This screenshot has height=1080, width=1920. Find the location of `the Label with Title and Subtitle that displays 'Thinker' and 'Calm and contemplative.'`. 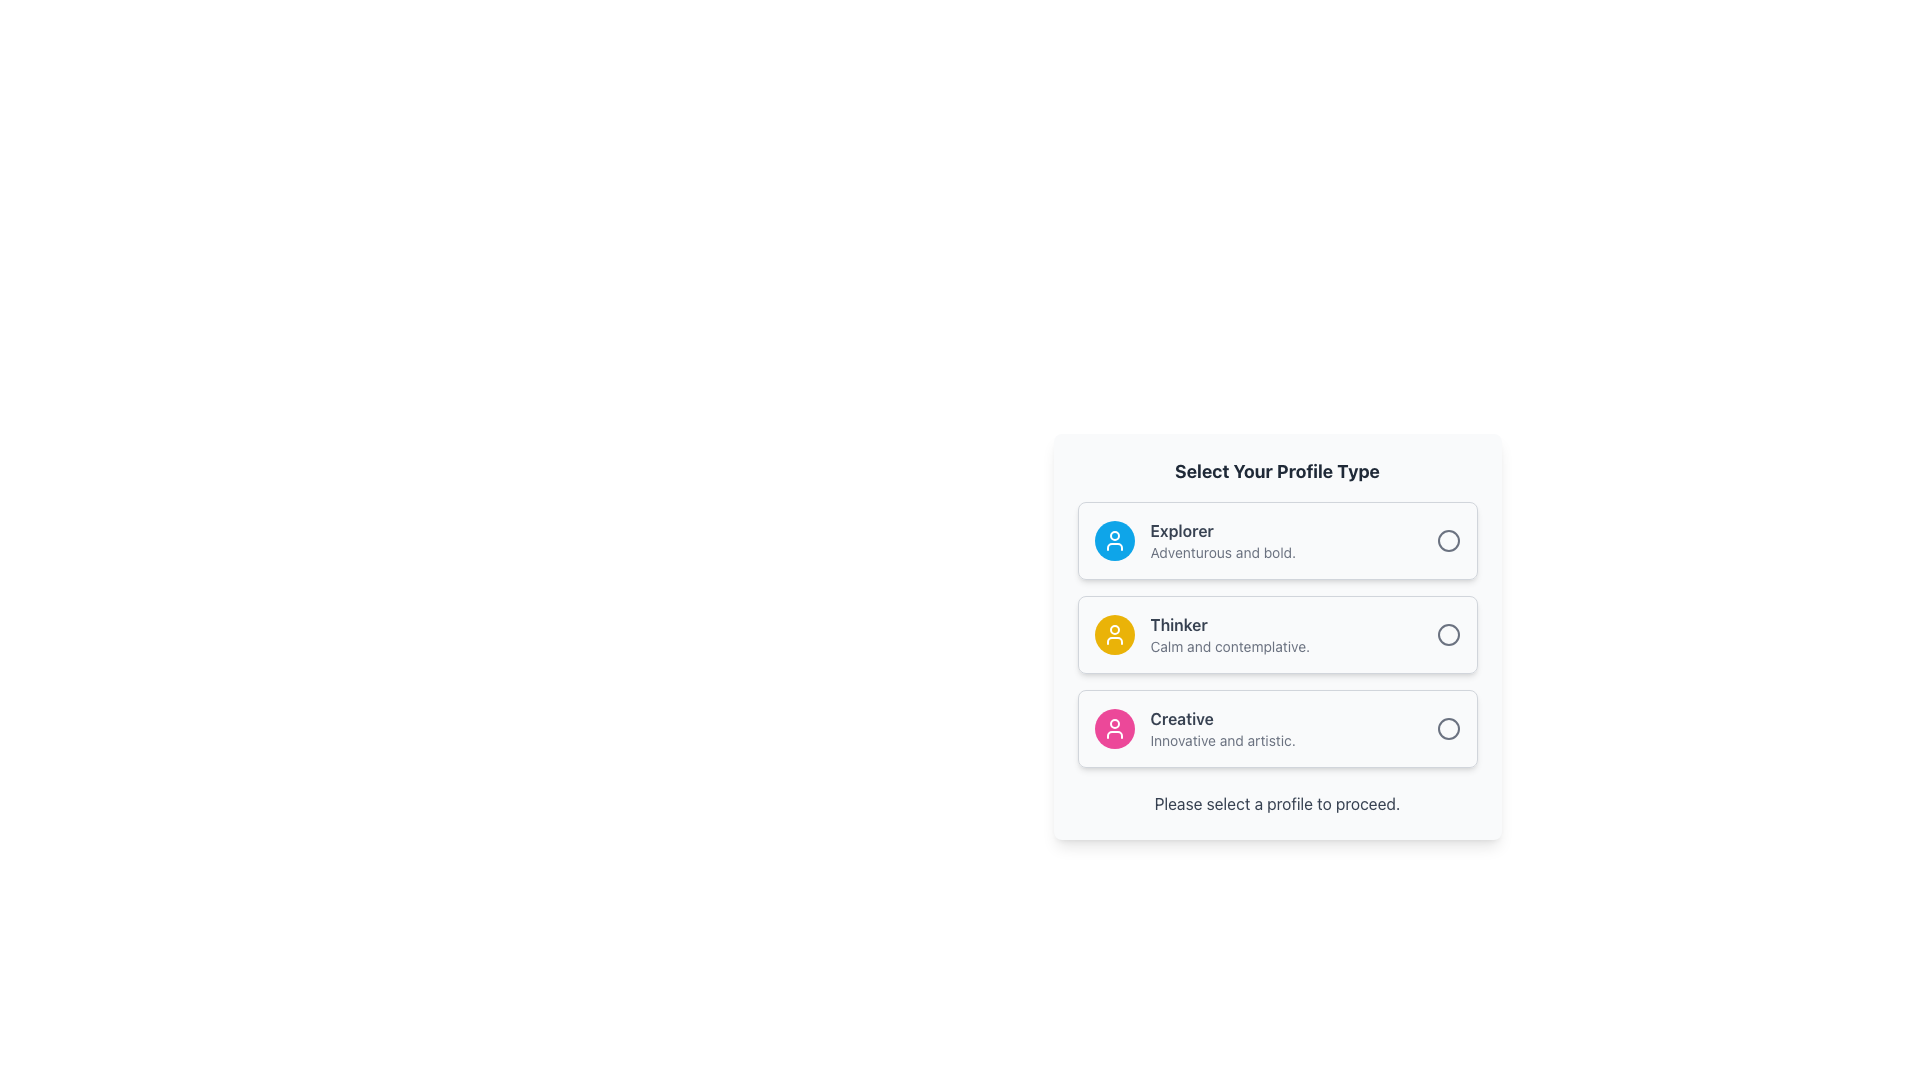

the Label with Title and Subtitle that displays 'Thinker' and 'Calm and contemplative.' is located at coordinates (1293, 635).